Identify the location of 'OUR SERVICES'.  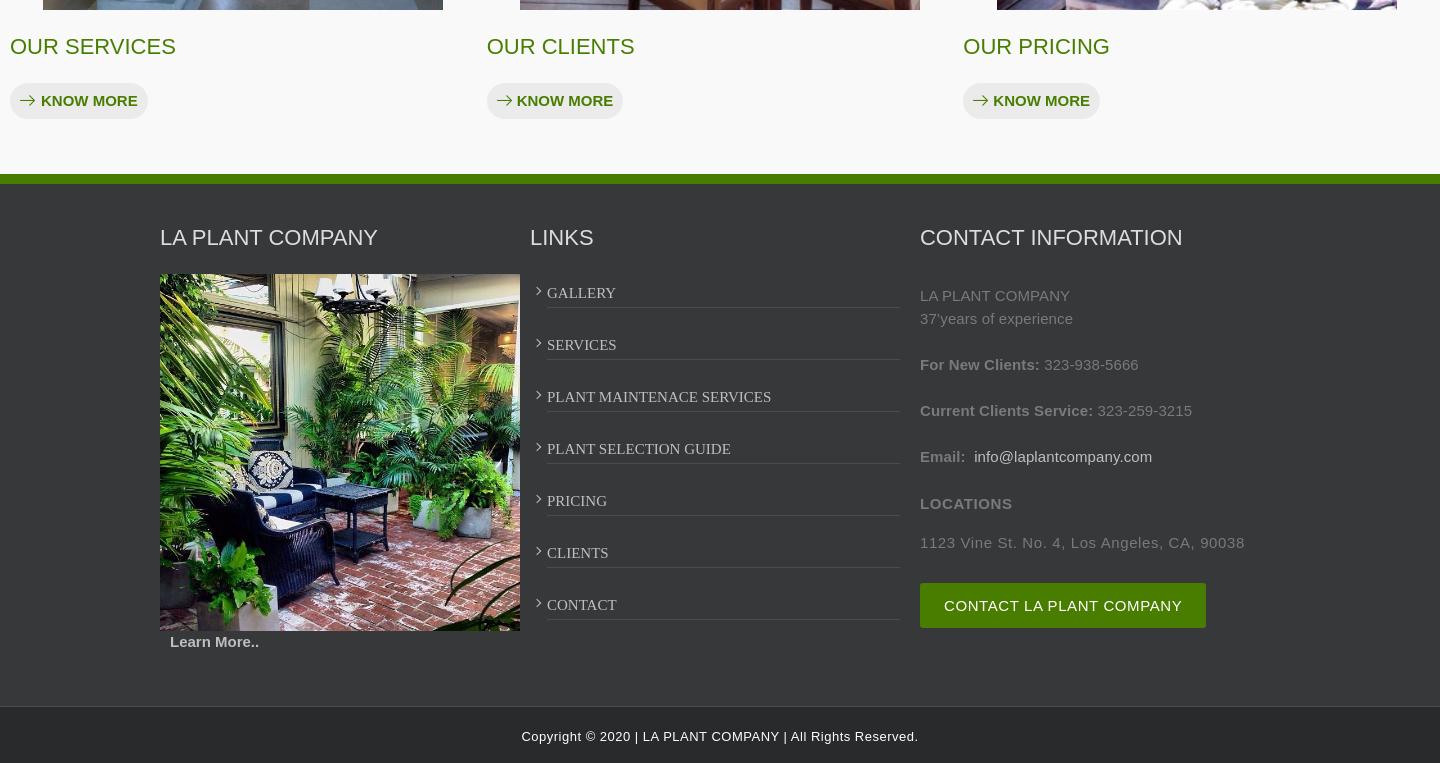
(92, 44).